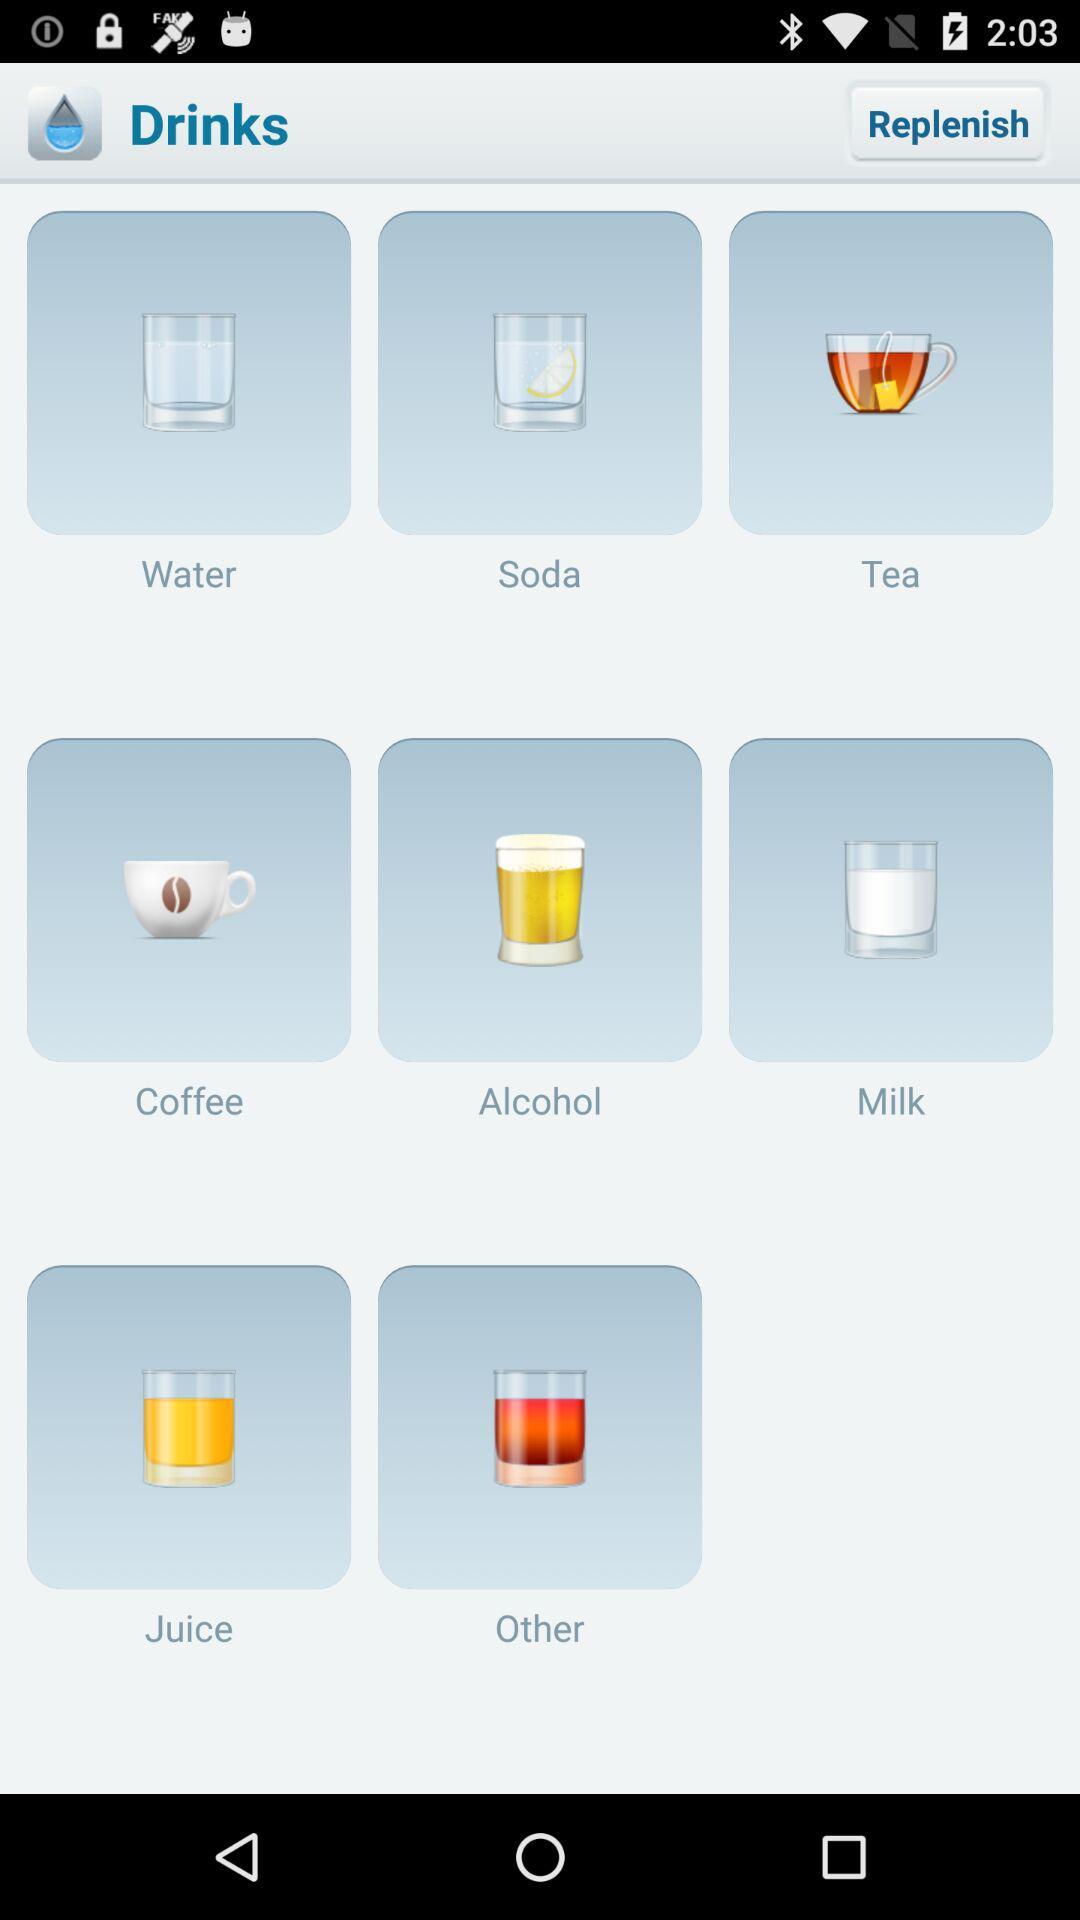 This screenshot has height=1920, width=1080. What do you see at coordinates (947, 122) in the screenshot?
I see `the item to the right of the drinks app` at bounding box center [947, 122].